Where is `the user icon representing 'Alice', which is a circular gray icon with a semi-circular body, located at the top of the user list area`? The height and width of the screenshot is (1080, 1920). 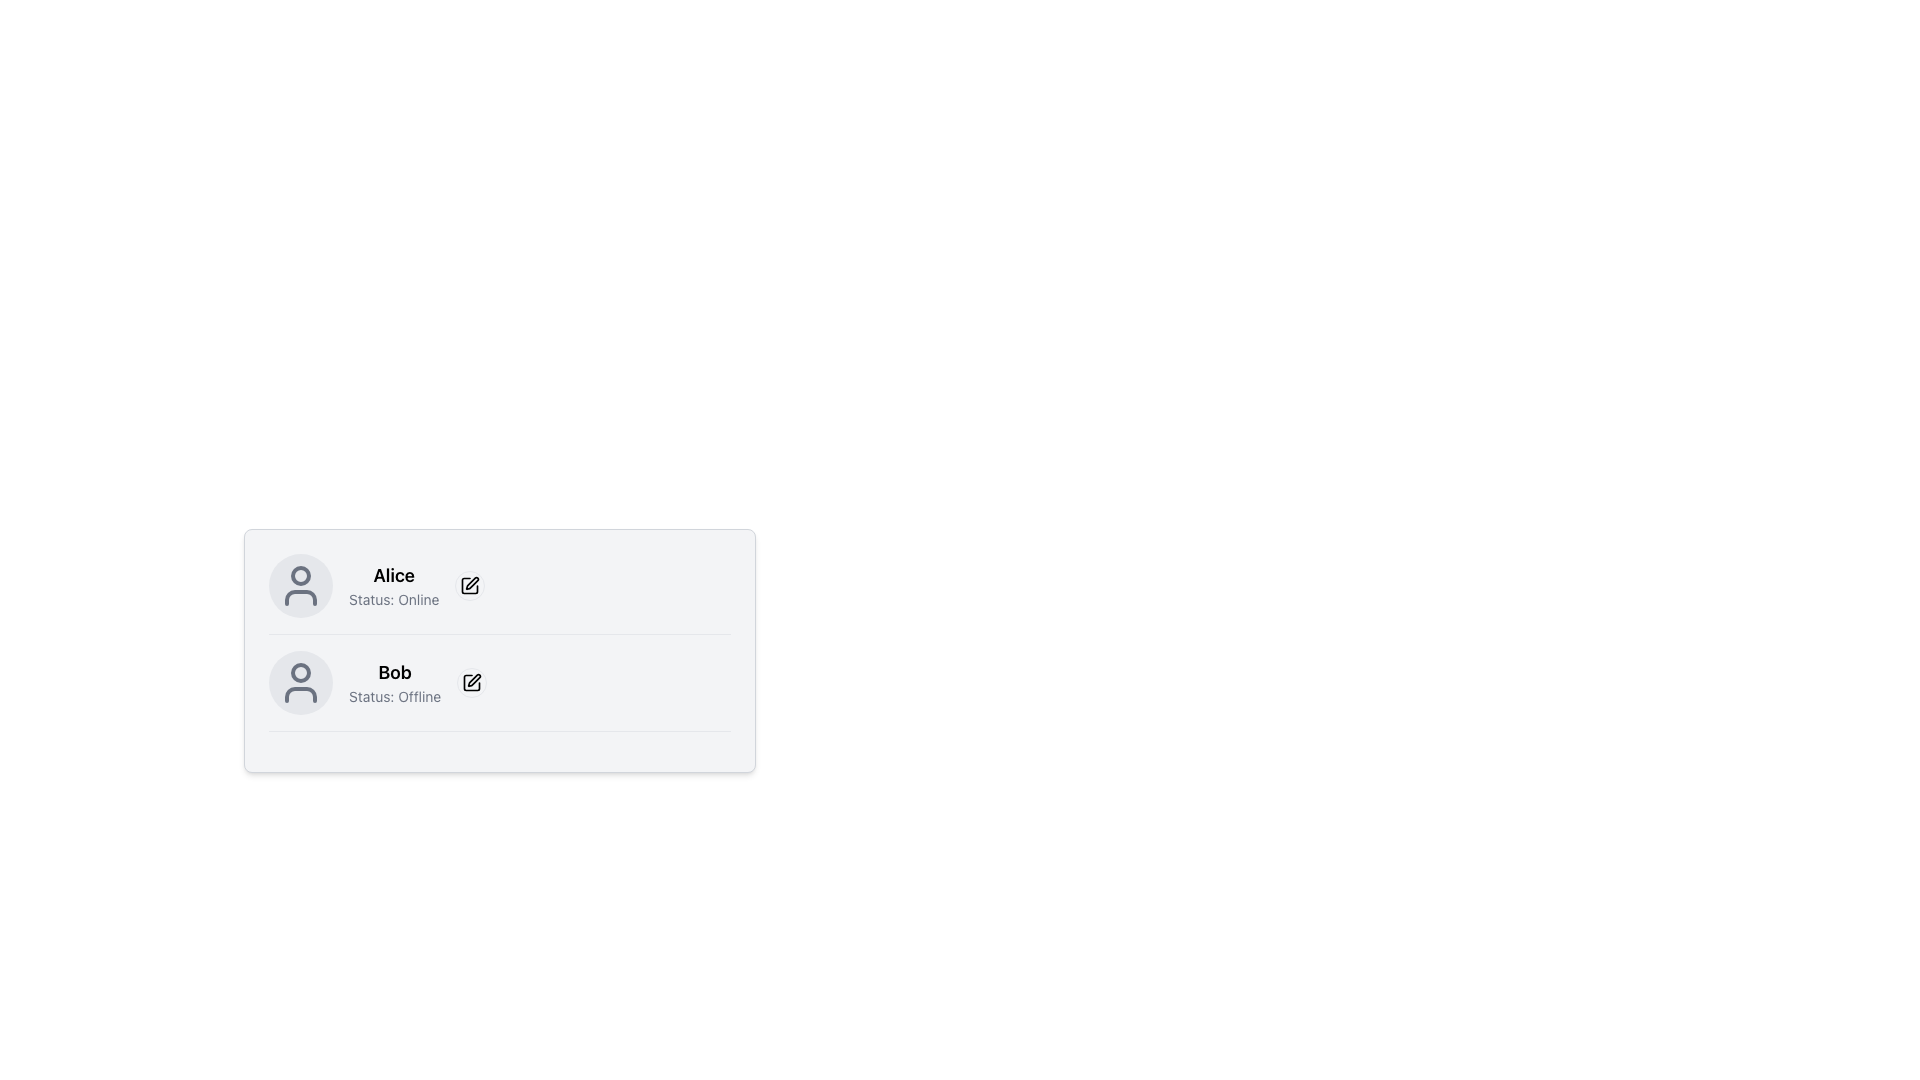 the user icon representing 'Alice', which is a circular gray icon with a semi-circular body, located at the top of the user list area is located at coordinates (300, 585).